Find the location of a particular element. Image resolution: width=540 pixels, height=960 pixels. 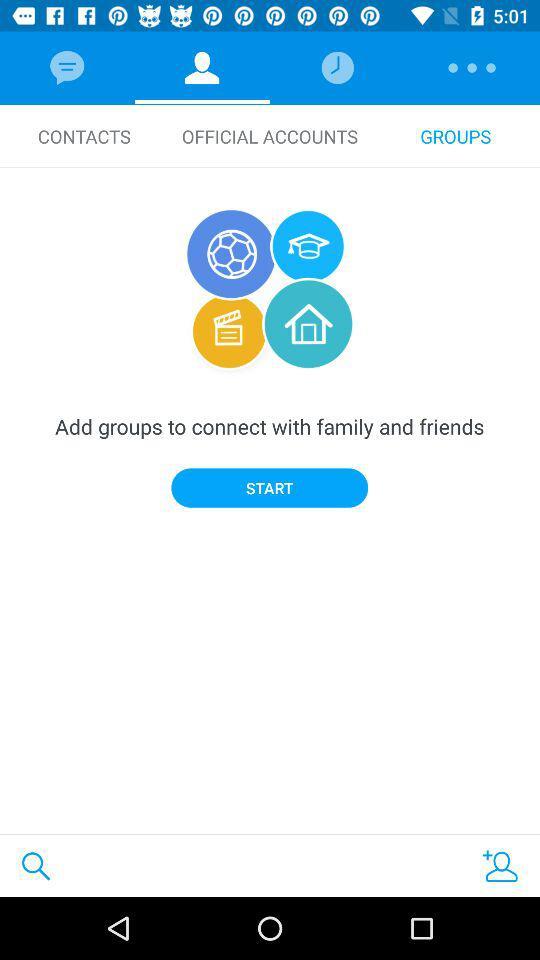

the item below add groups to is located at coordinates (269, 487).